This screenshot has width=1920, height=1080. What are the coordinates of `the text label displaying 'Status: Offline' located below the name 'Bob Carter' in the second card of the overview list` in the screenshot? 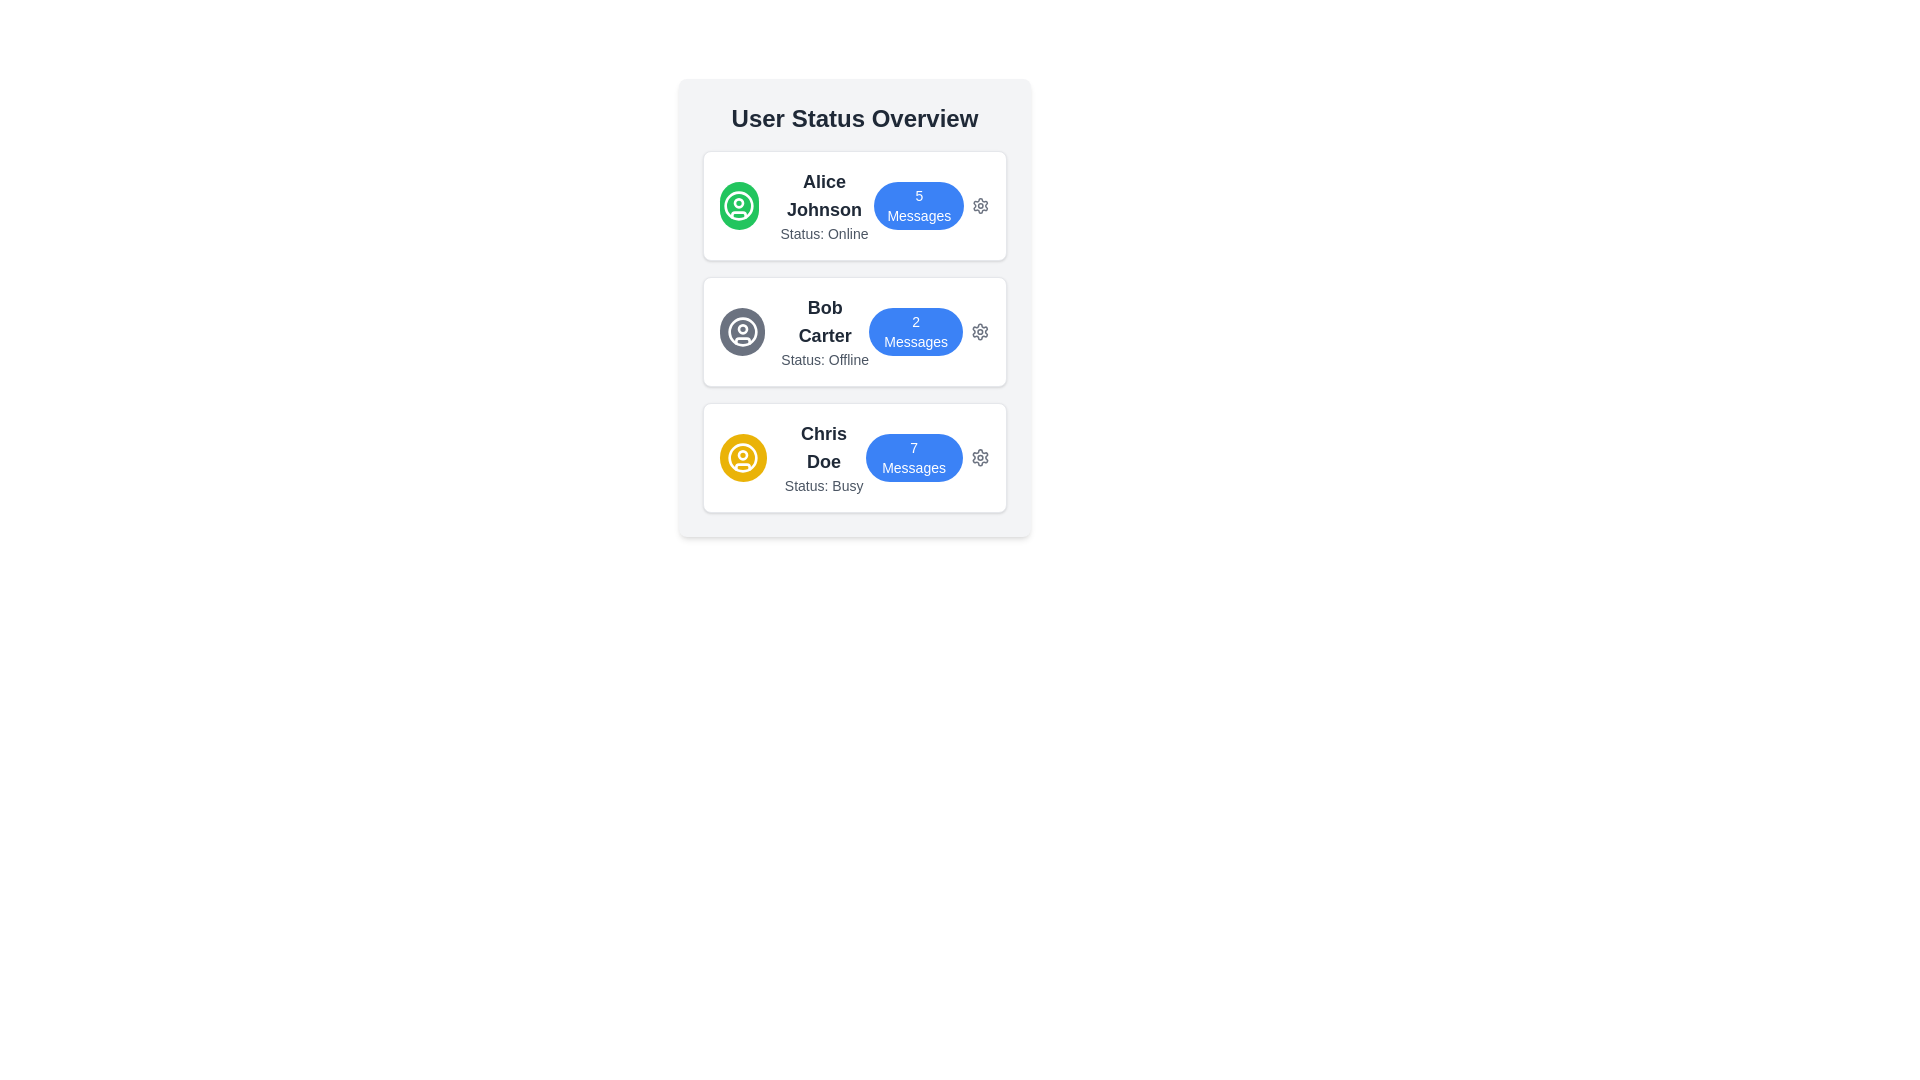 It's located at (825, 358).